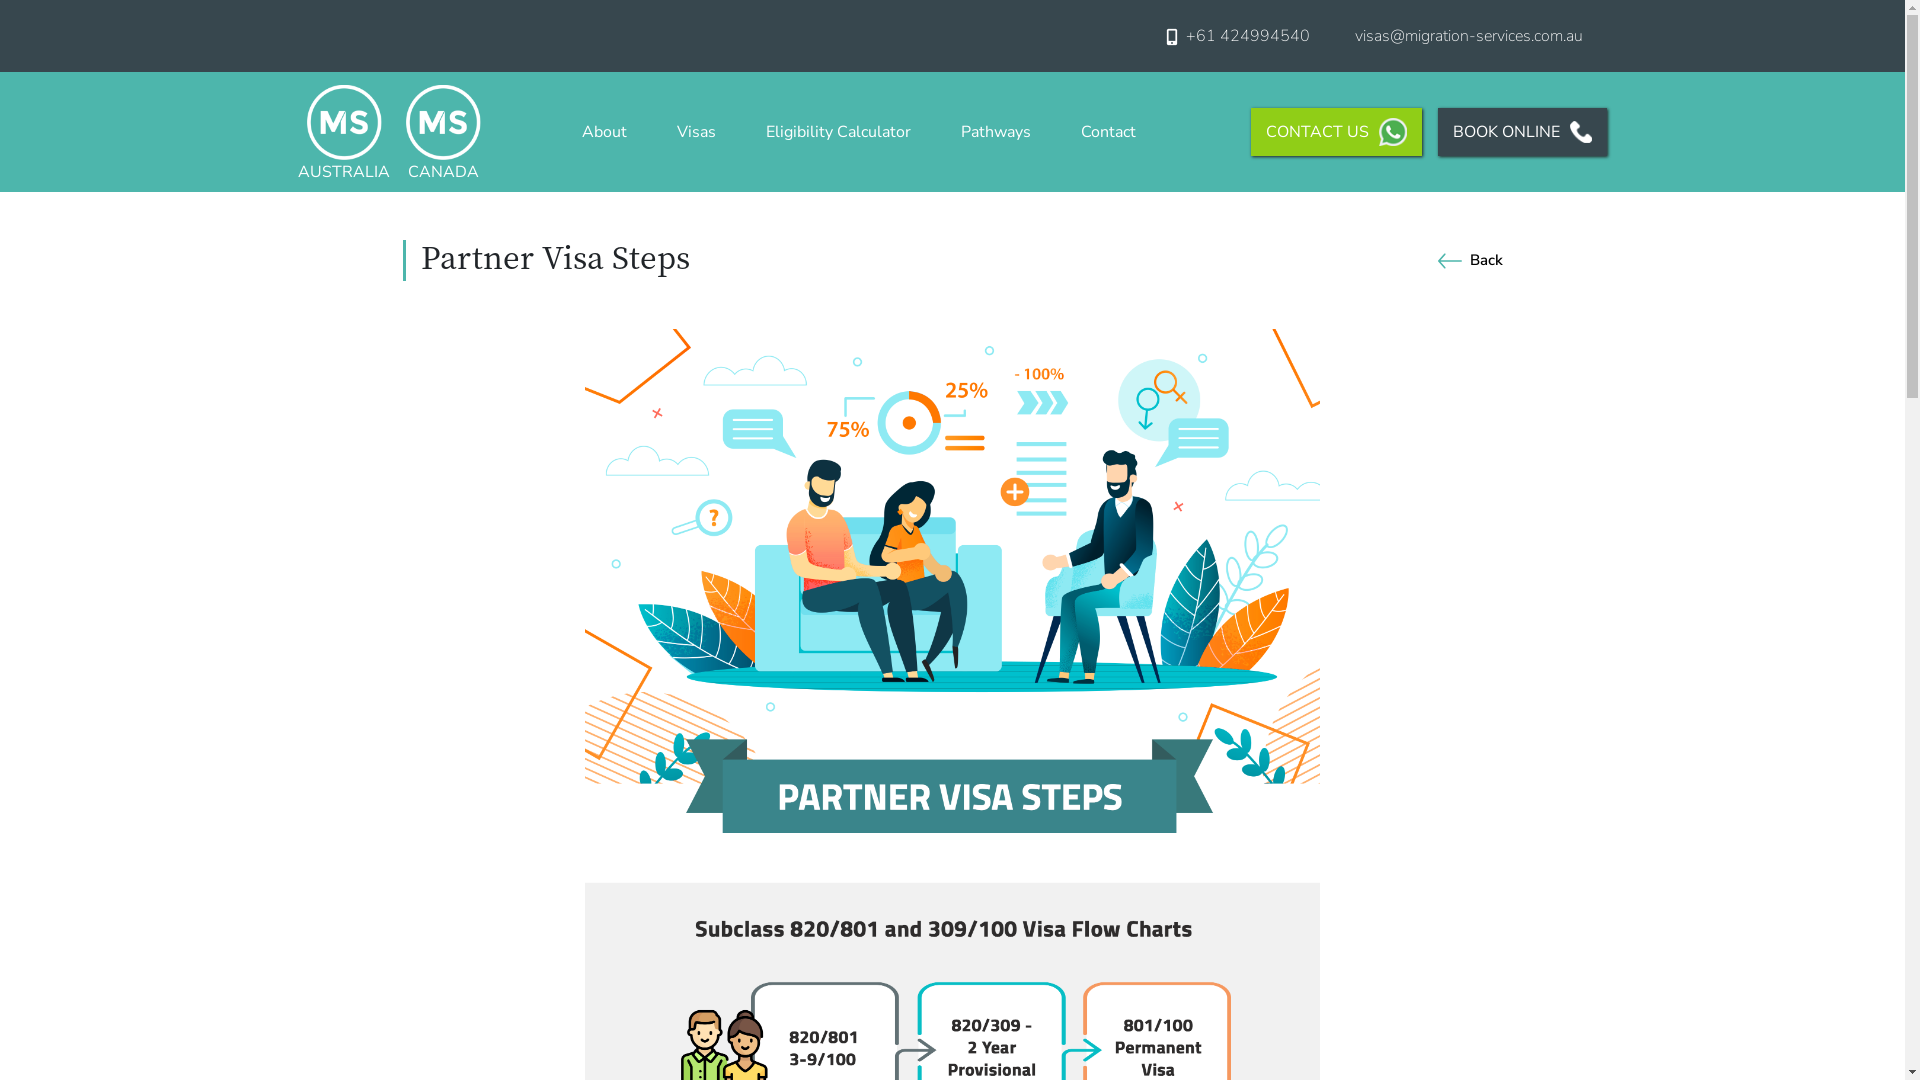 The image size is (1920, 1080). I want to click on 'Eligibility Calculator', so click(838, 131).